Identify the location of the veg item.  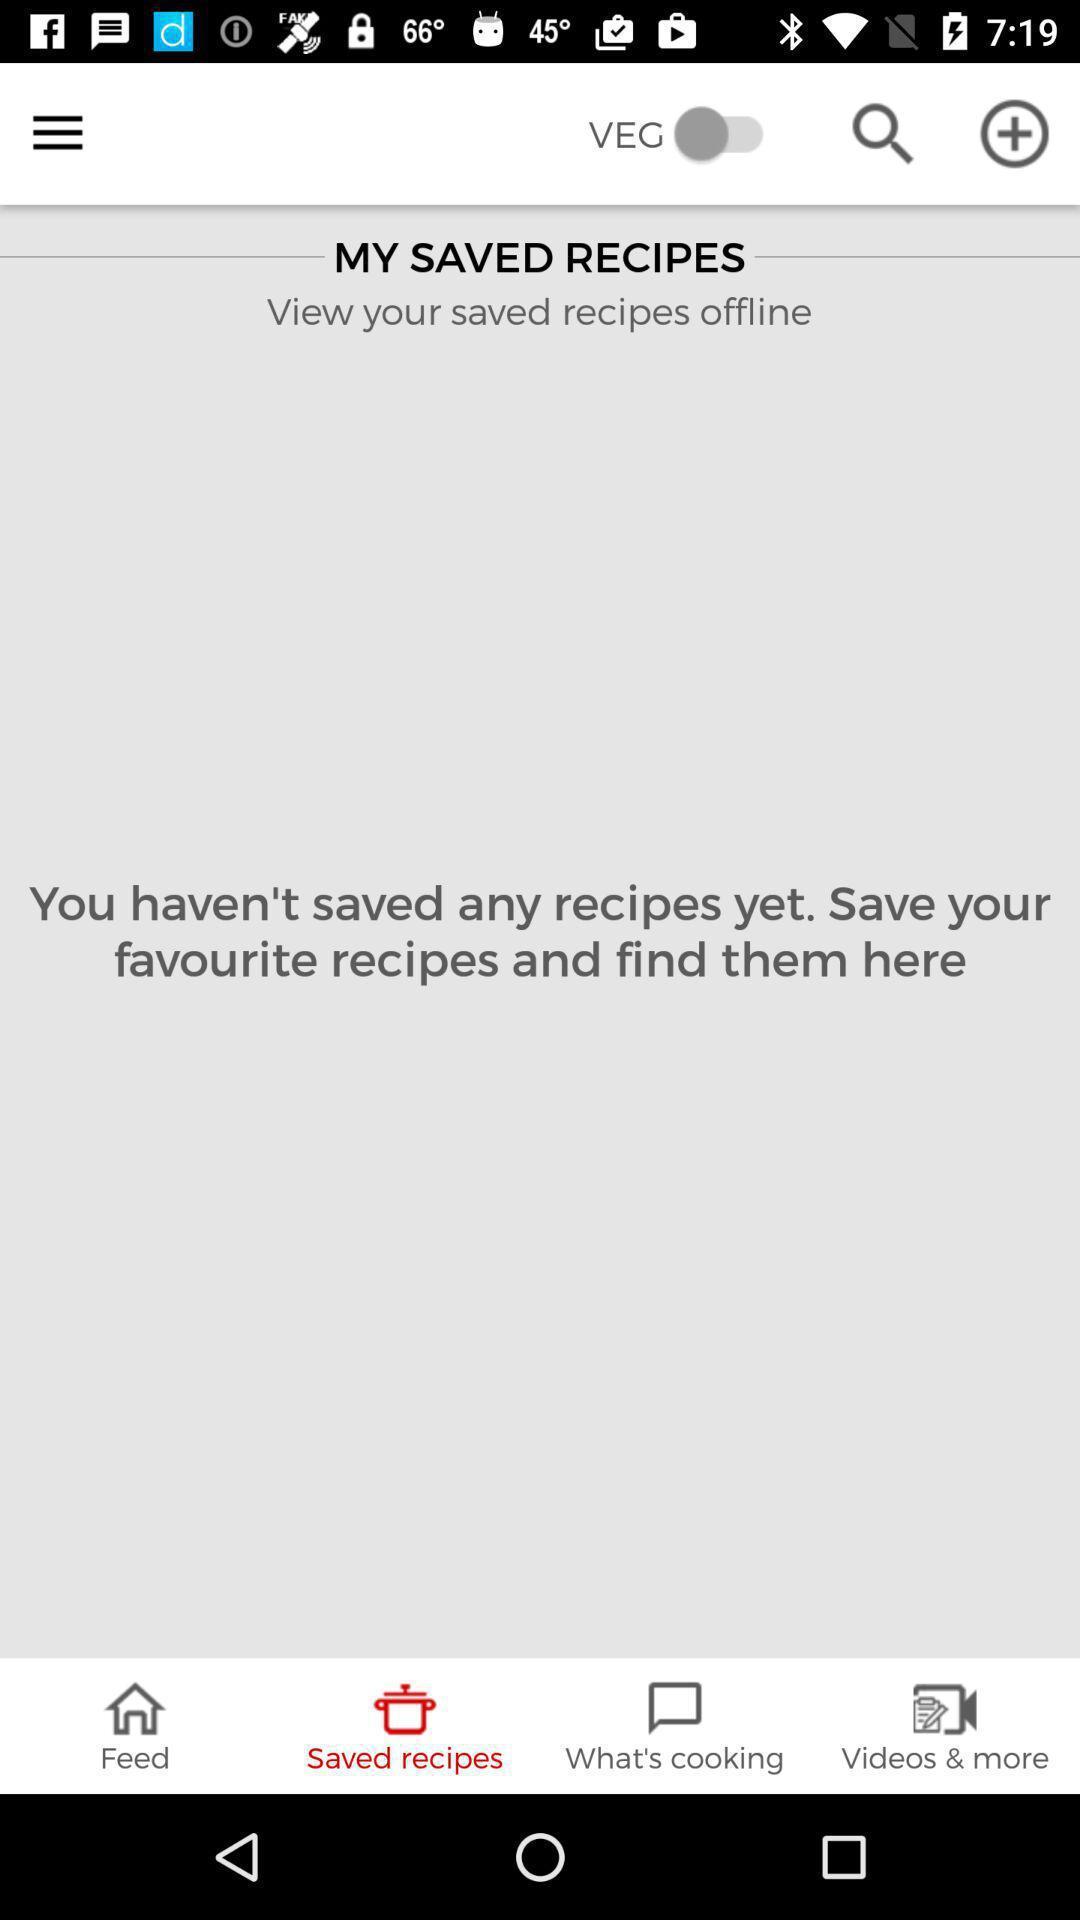
(689, 132).